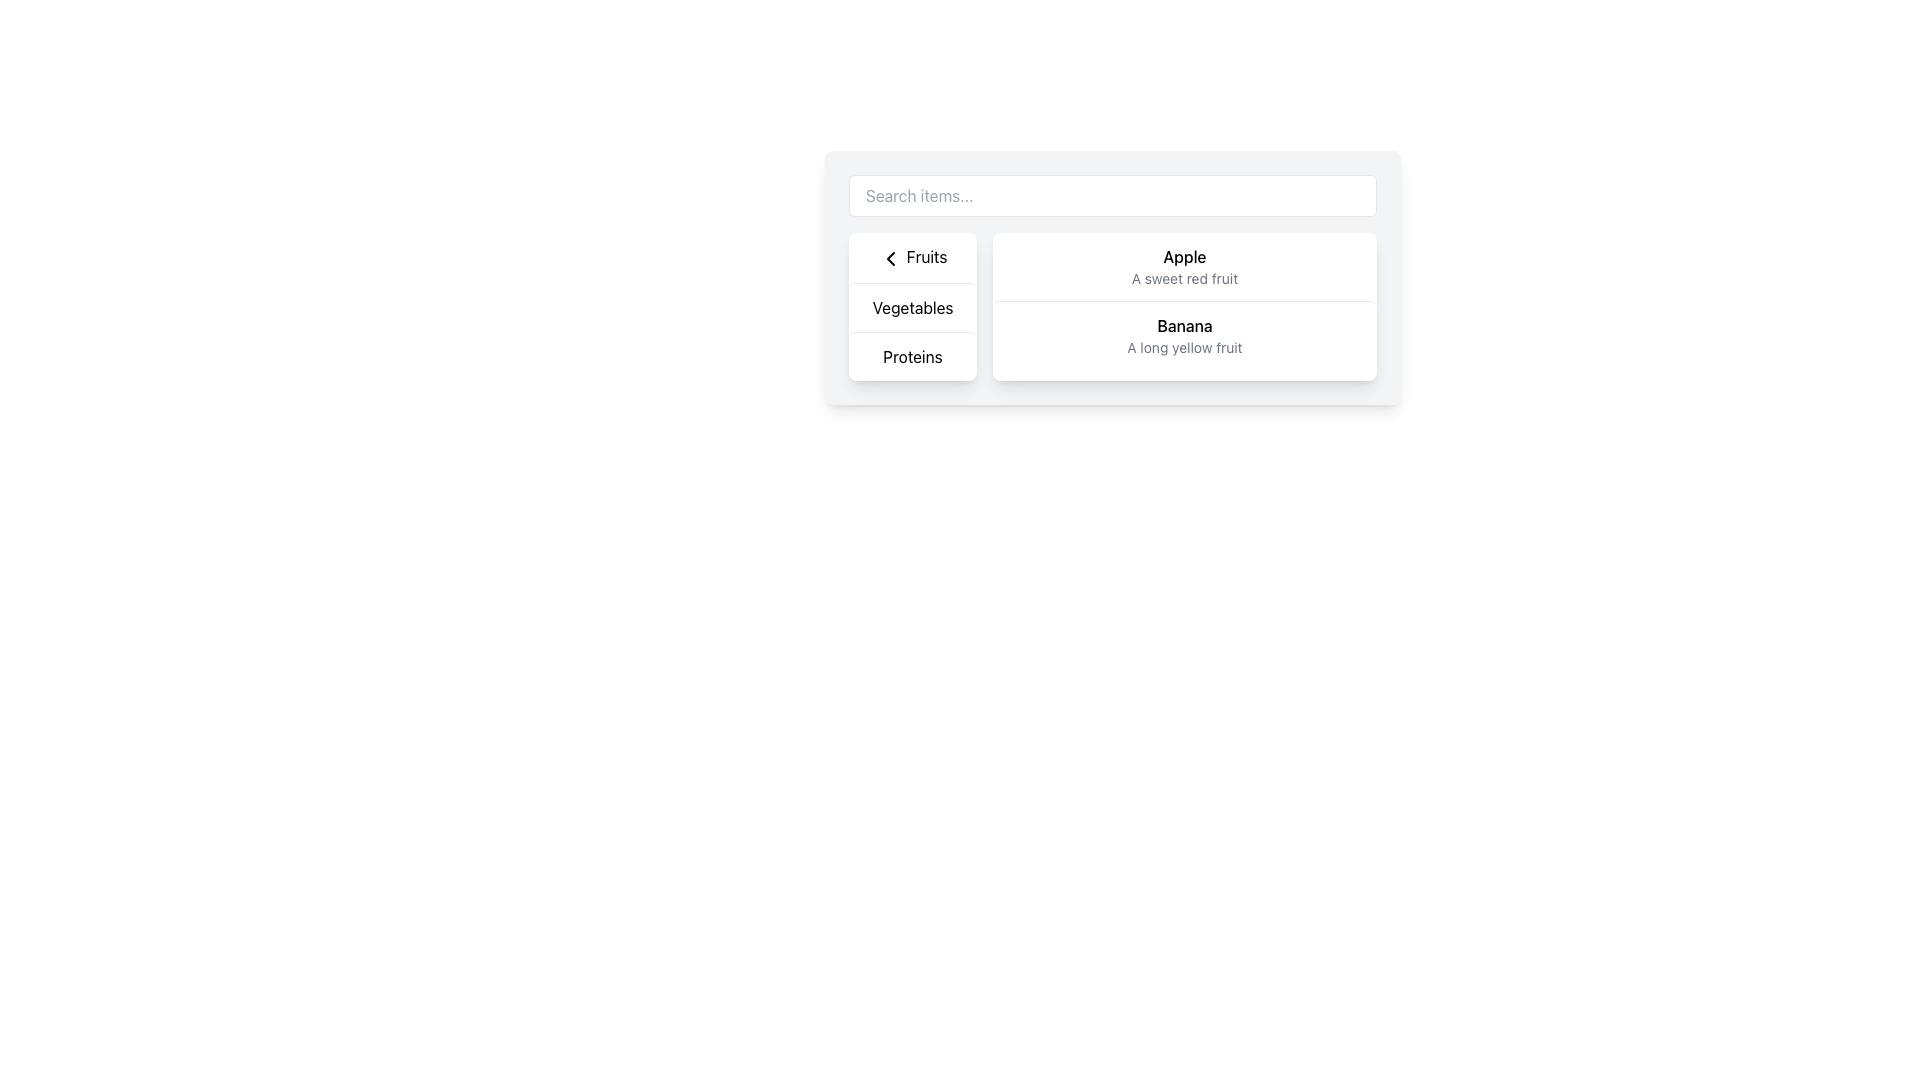 This screenshot has height=1080, width=1920. I want to click on the black leftward chevron SVG icon located to the left of the 'Fruits' label in the vertical selection panel, so click(889, 257).